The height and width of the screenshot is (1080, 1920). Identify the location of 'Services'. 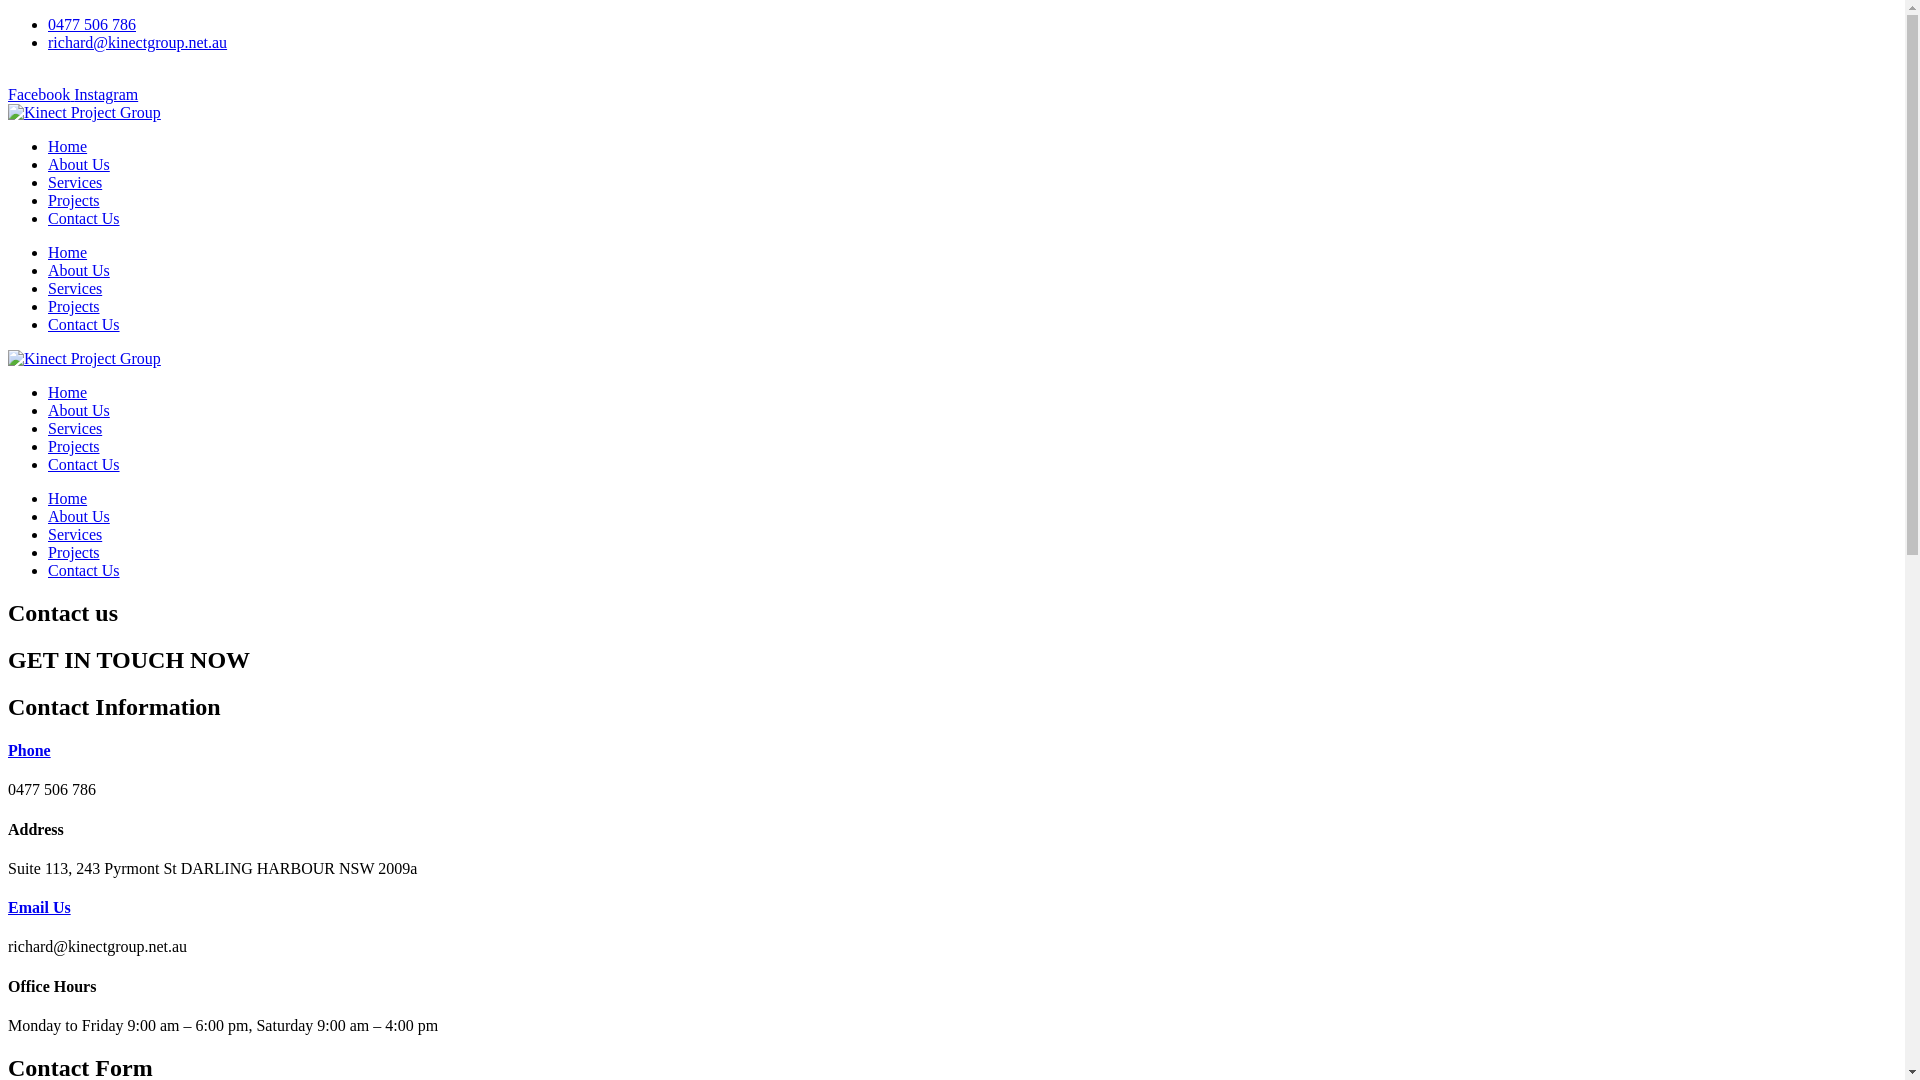
(75, 427).